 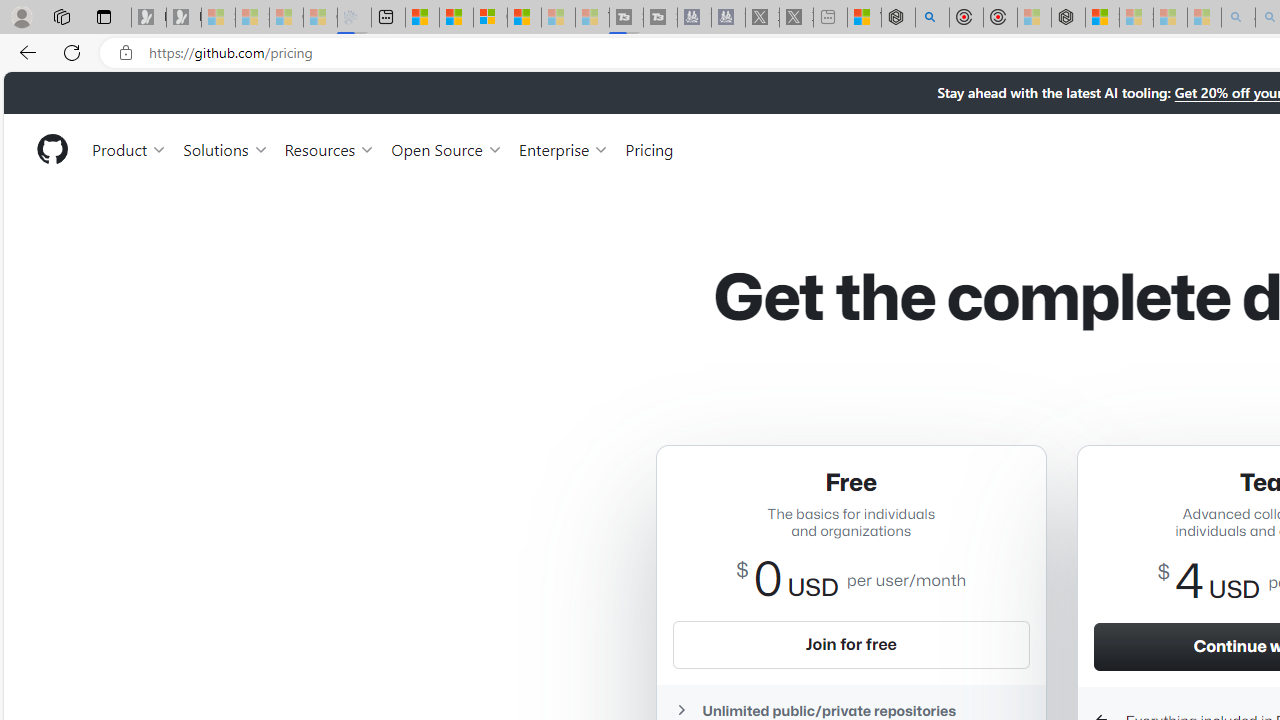 I want to click on 'Homepage', so click(x=51, y=148).